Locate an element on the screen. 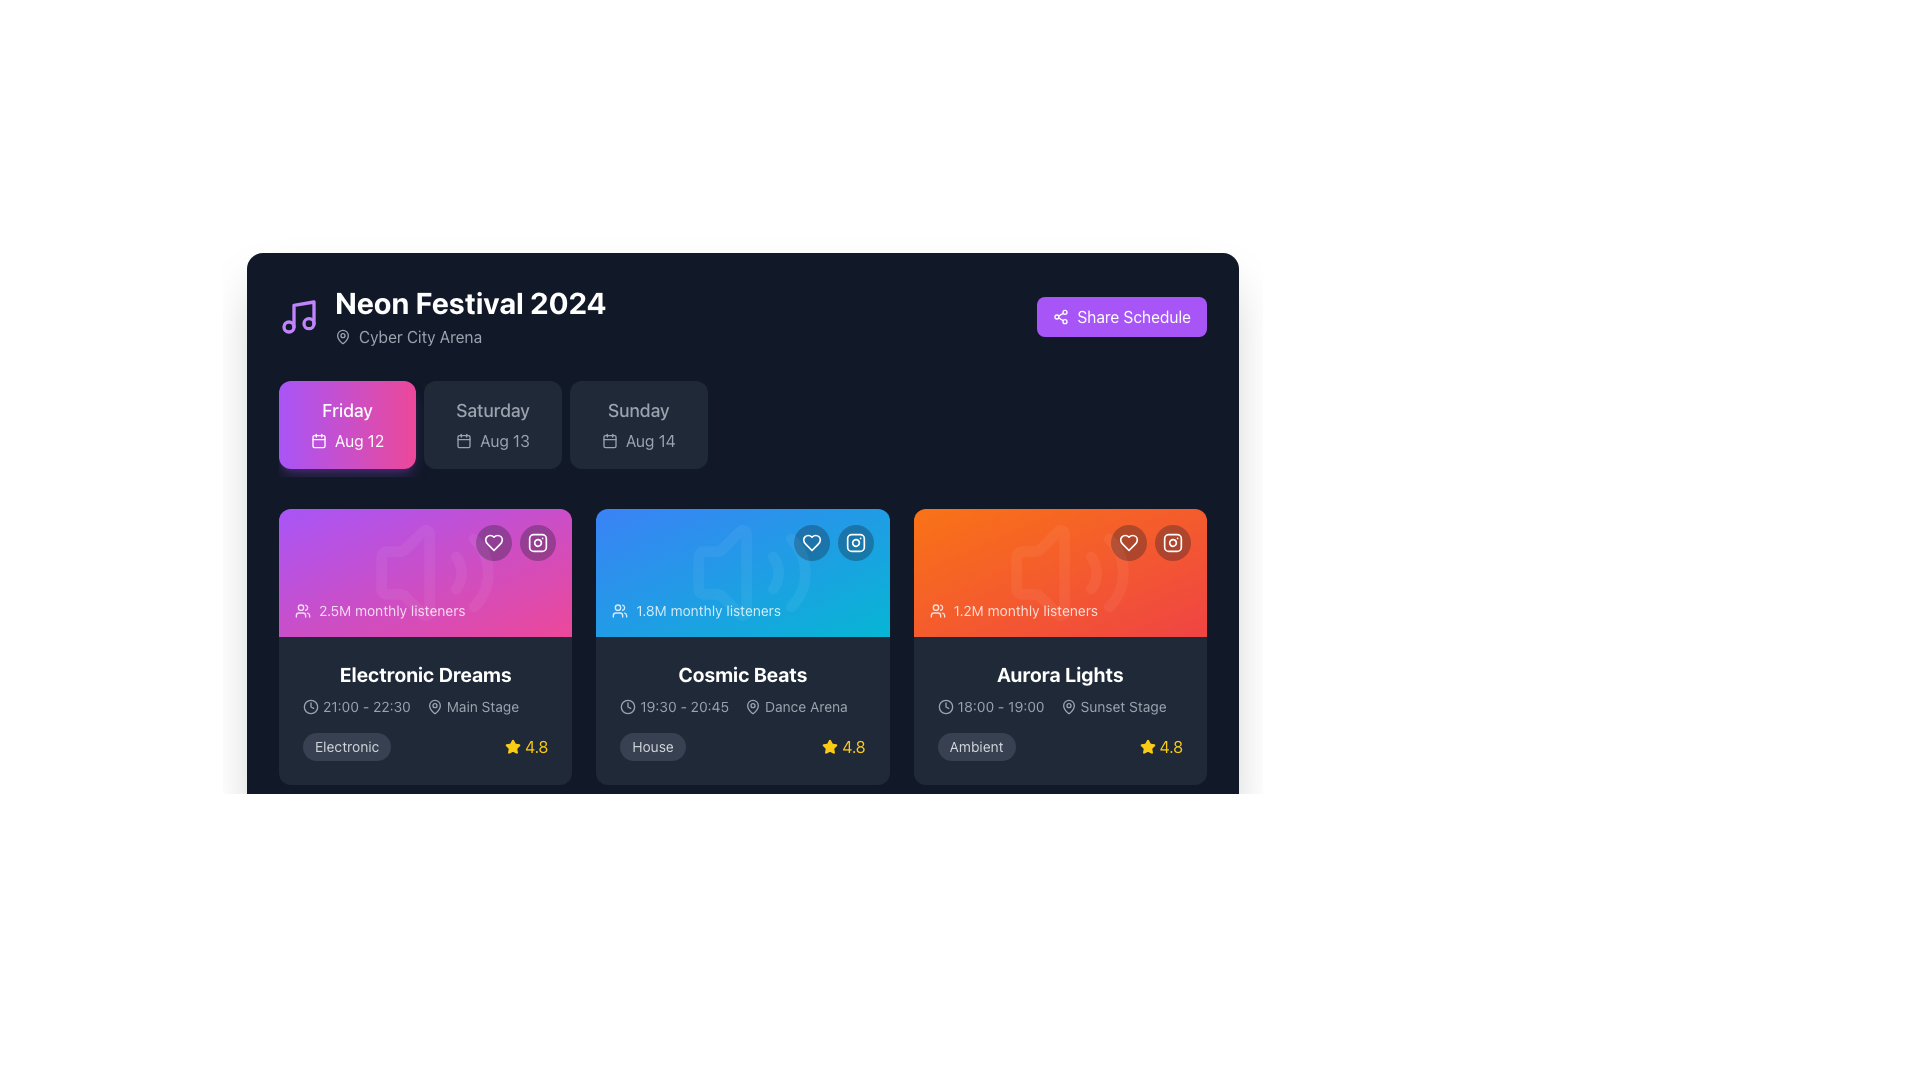 The height and width of the screenshot is (1080, 1920). the circular button with a heart icon located in the top-right corner of the 'Electronic Dreams' card is located at coordinates (494, 543).